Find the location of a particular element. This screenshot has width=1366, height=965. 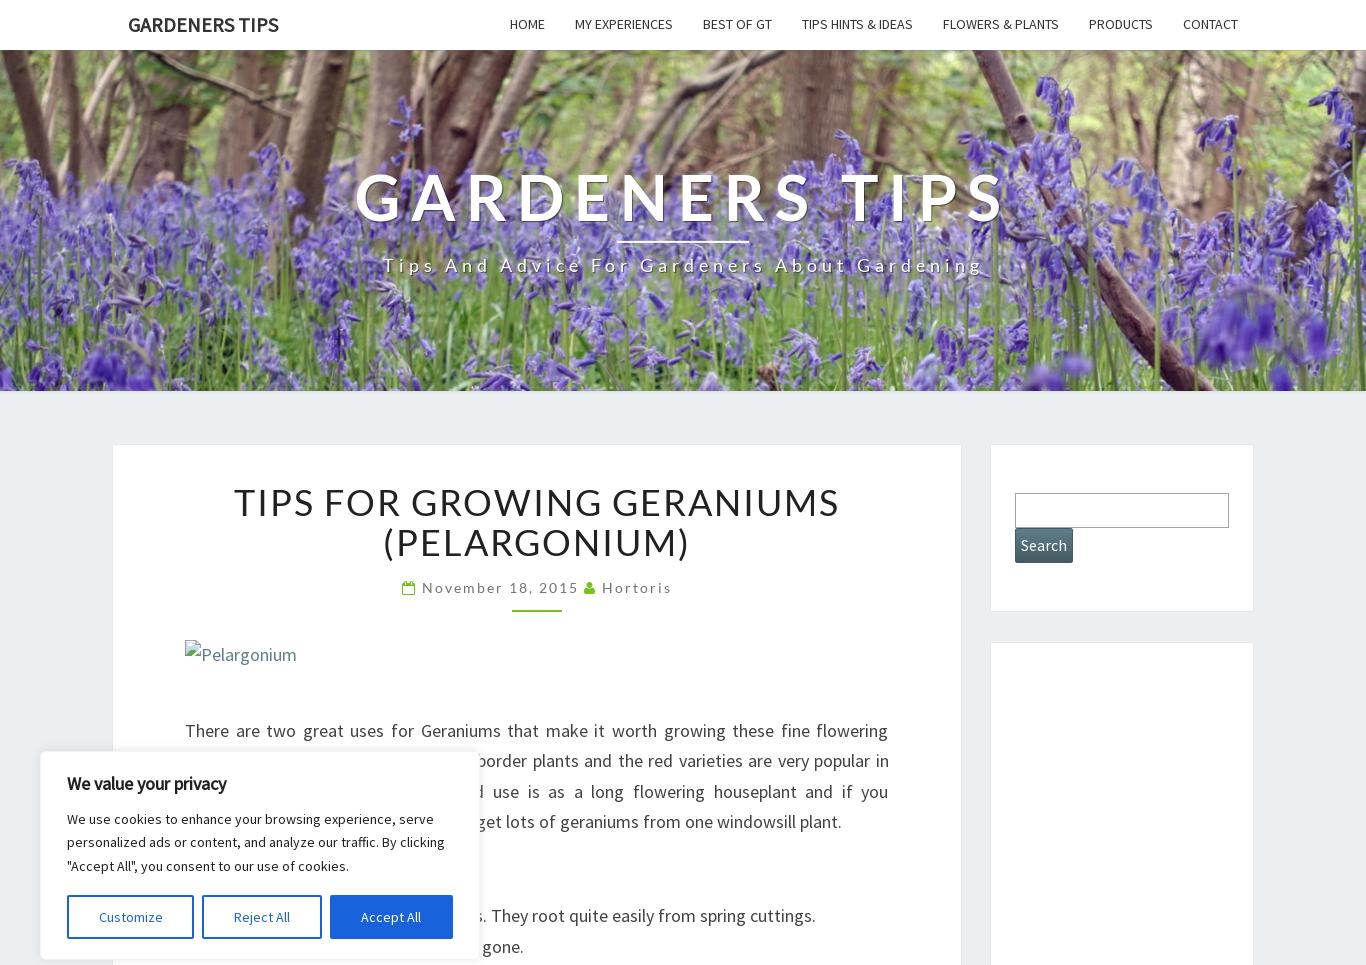

'Reject All' is located at coordinates (261, 916).